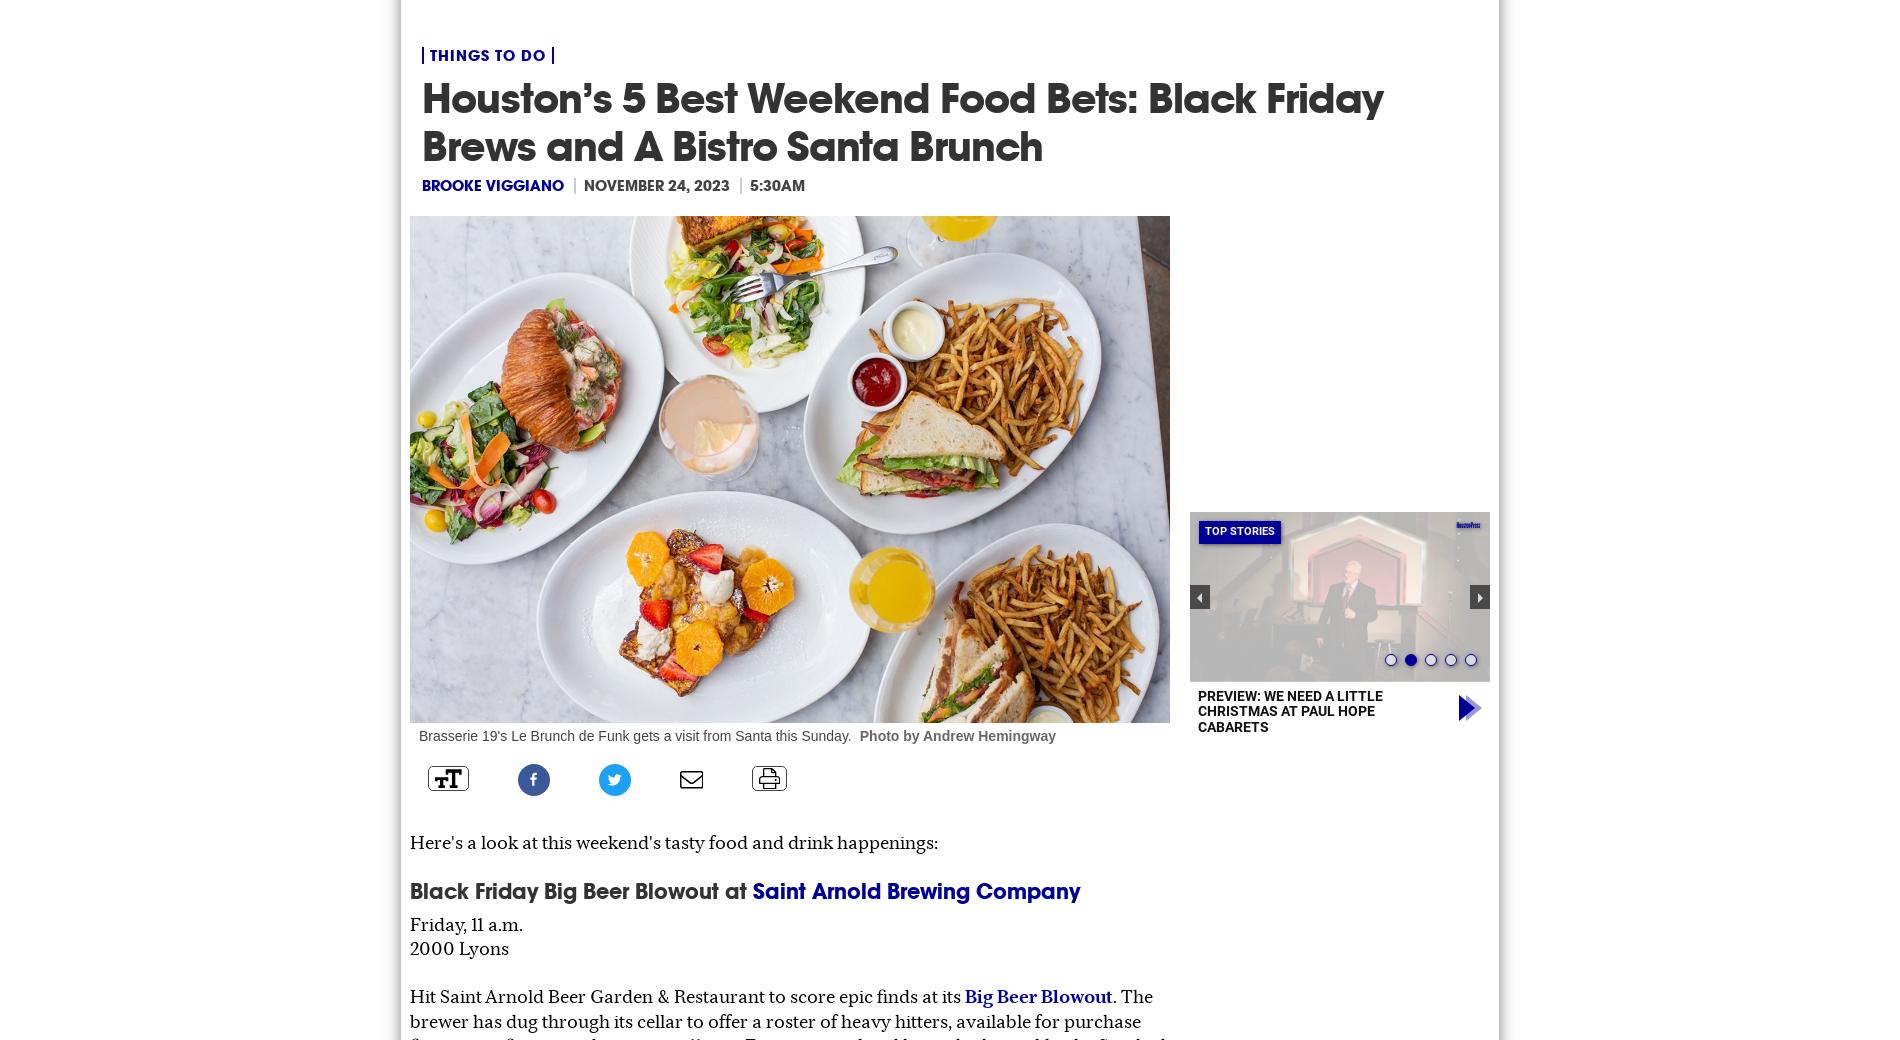 Image resolution: width=1900 pixels, height=1040 pixels. Describe the element at coordinates (581, 889) in the screenshot. I see `'Black Friday Big Beer Blowout at'` at that location.